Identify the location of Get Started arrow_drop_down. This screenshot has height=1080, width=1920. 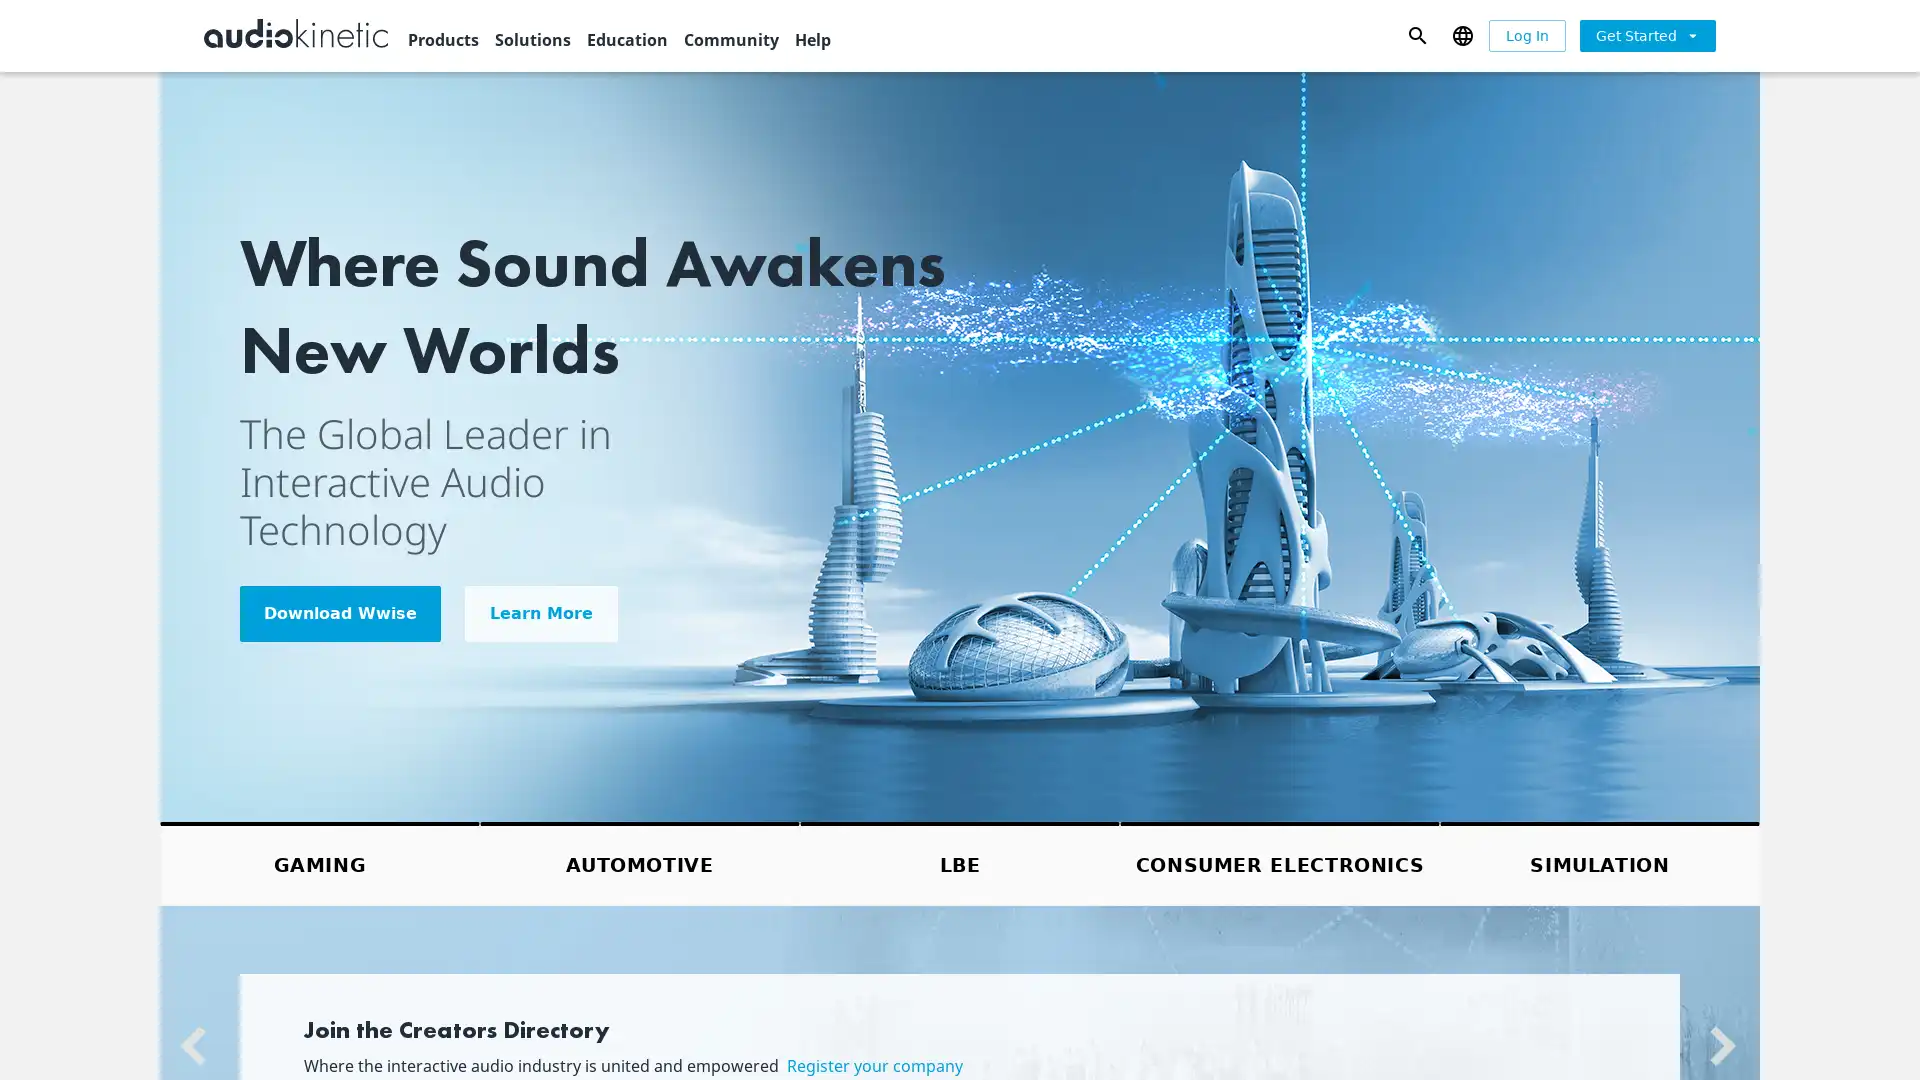
(1647, 35).